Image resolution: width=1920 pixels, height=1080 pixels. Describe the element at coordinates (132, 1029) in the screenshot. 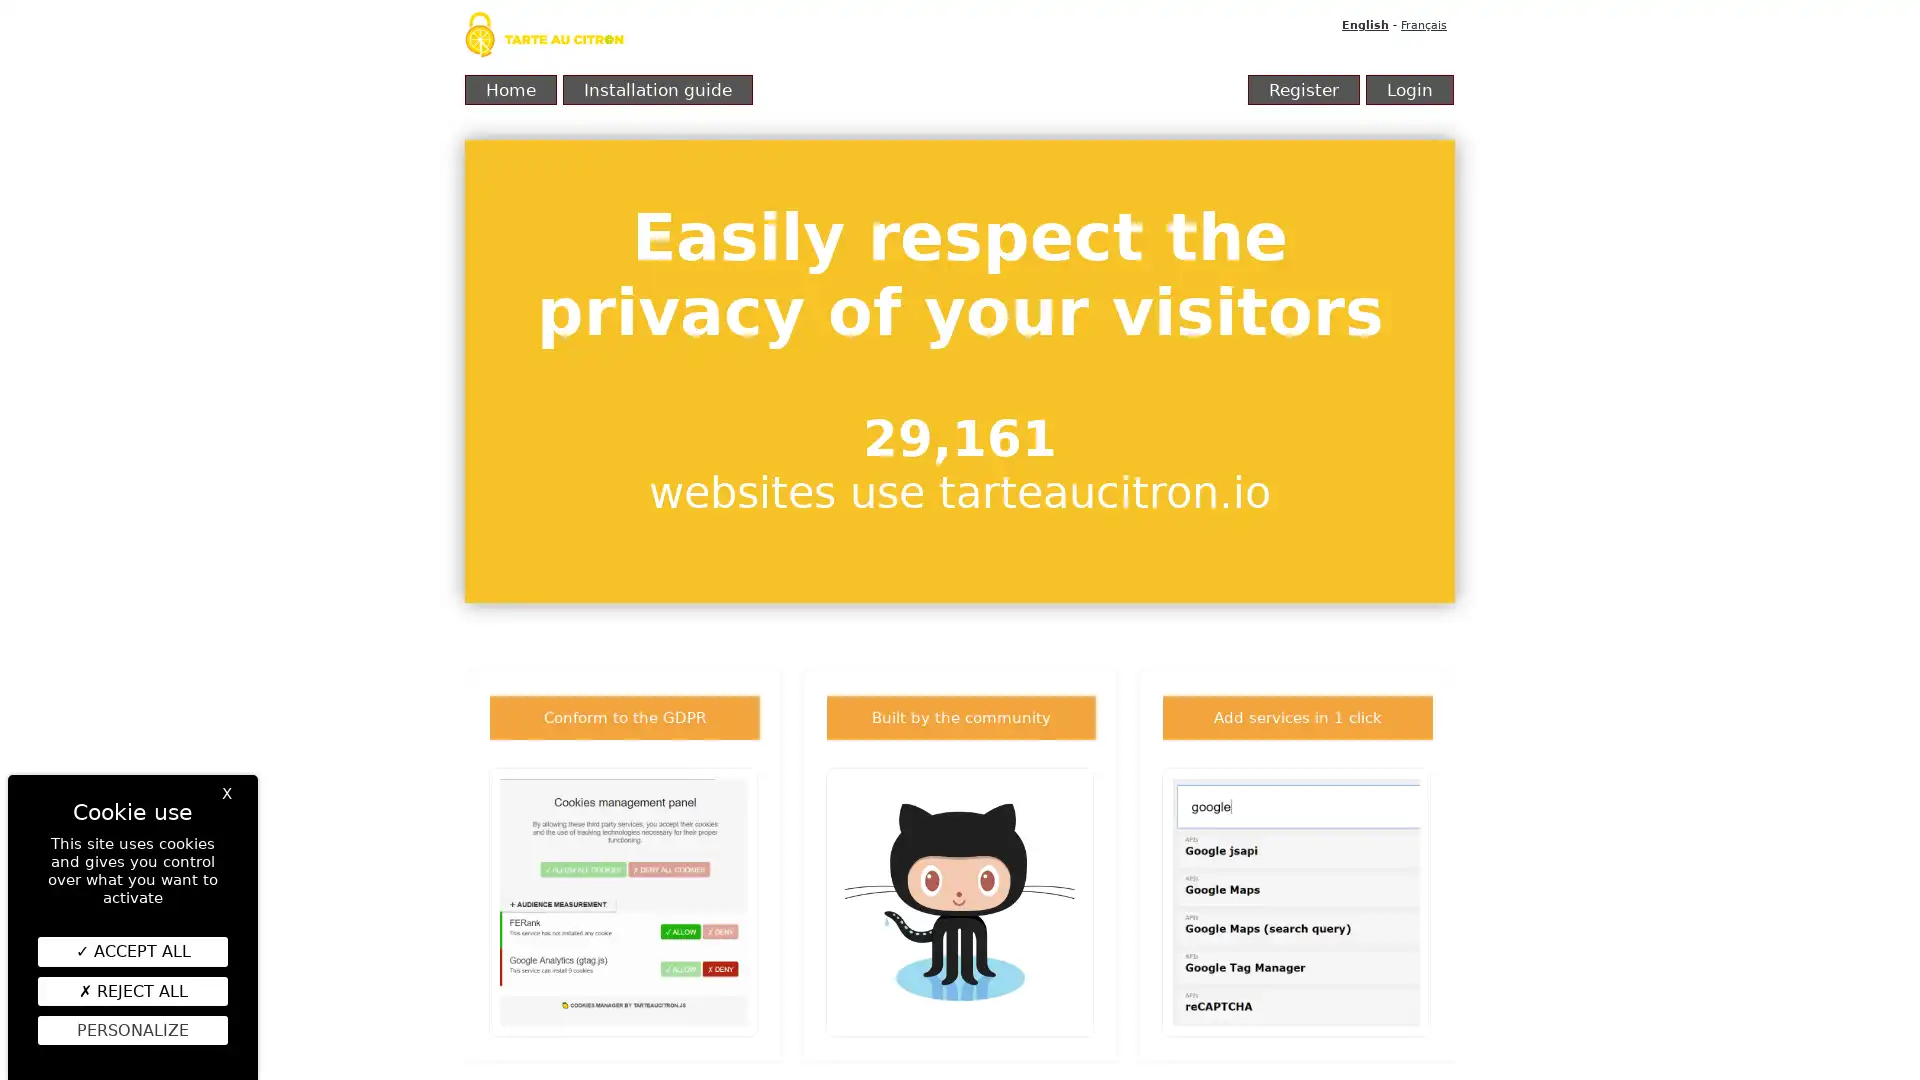

I see `Personalize (modal window)` at that location.